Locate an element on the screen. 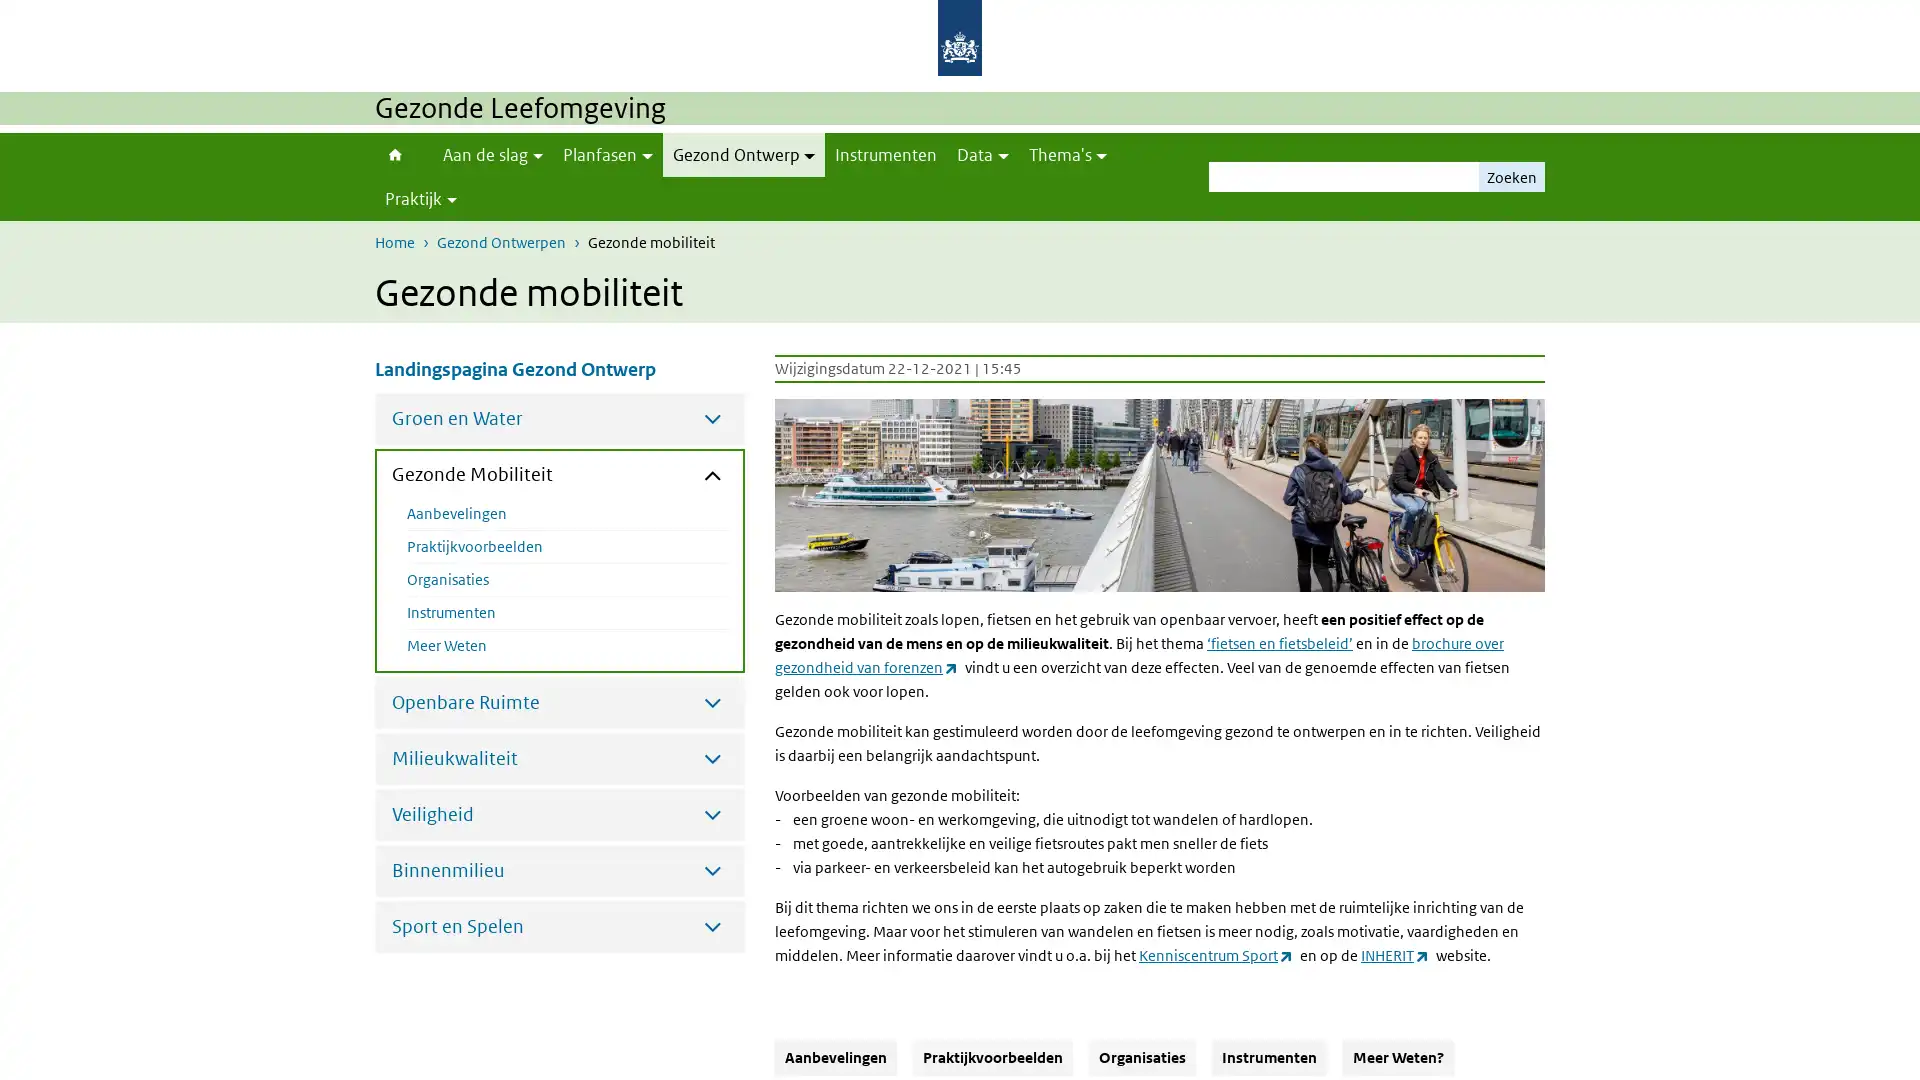 This screenshot has width=1920, height=1080. Submenu sluiten is located at coordinates (713, 474).